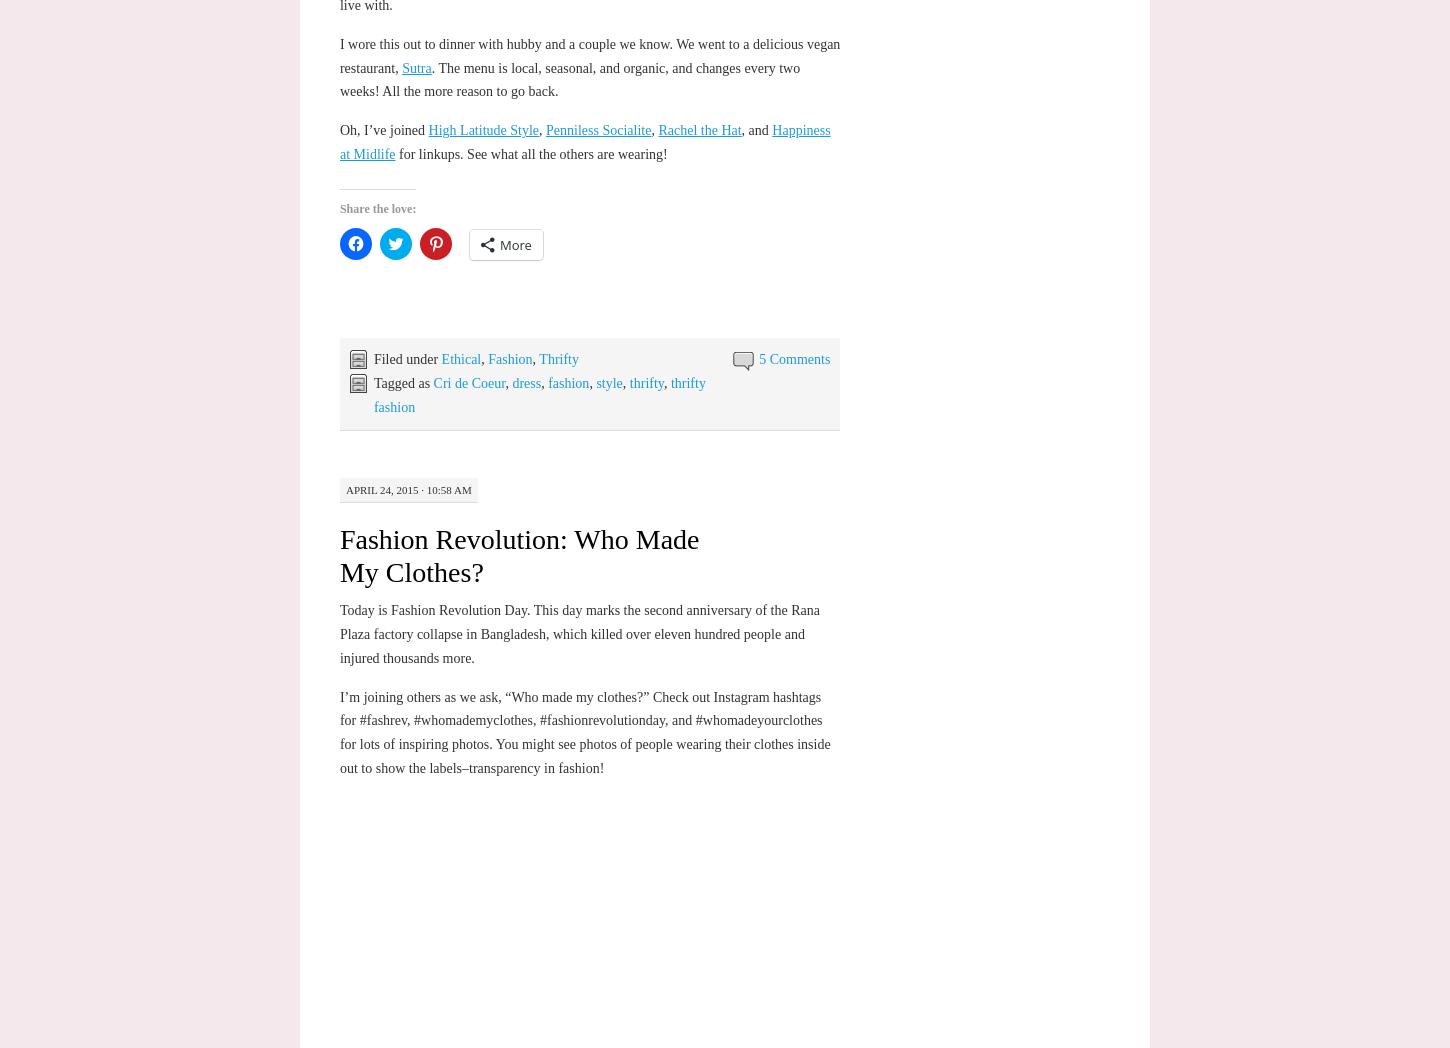 Image resolution: width=1450 pixels, height=1048 pixels. What do you see at coordinates (498, 245) in the screenshot?
I see `'More'` at bounding box center [498, 245].